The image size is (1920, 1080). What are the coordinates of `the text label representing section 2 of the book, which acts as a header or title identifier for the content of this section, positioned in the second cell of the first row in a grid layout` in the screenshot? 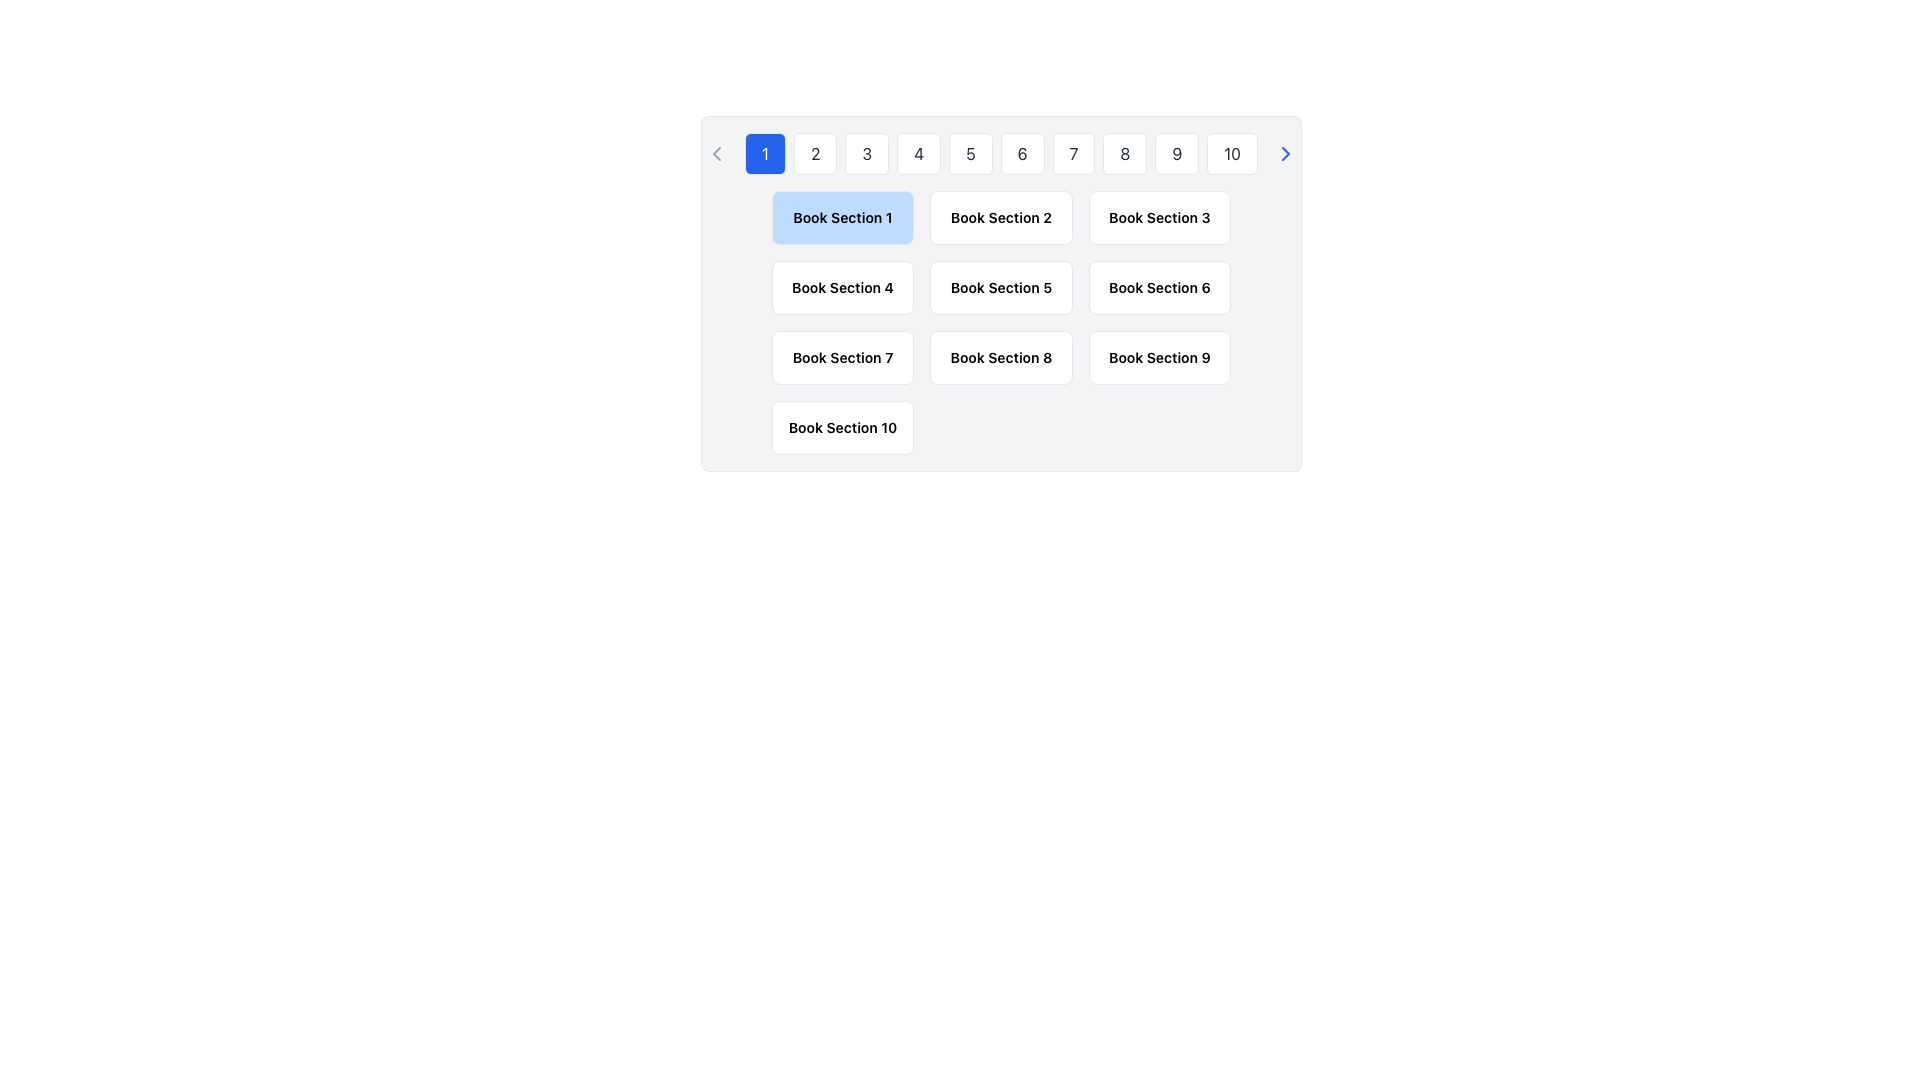 It's located at (1001, 218).